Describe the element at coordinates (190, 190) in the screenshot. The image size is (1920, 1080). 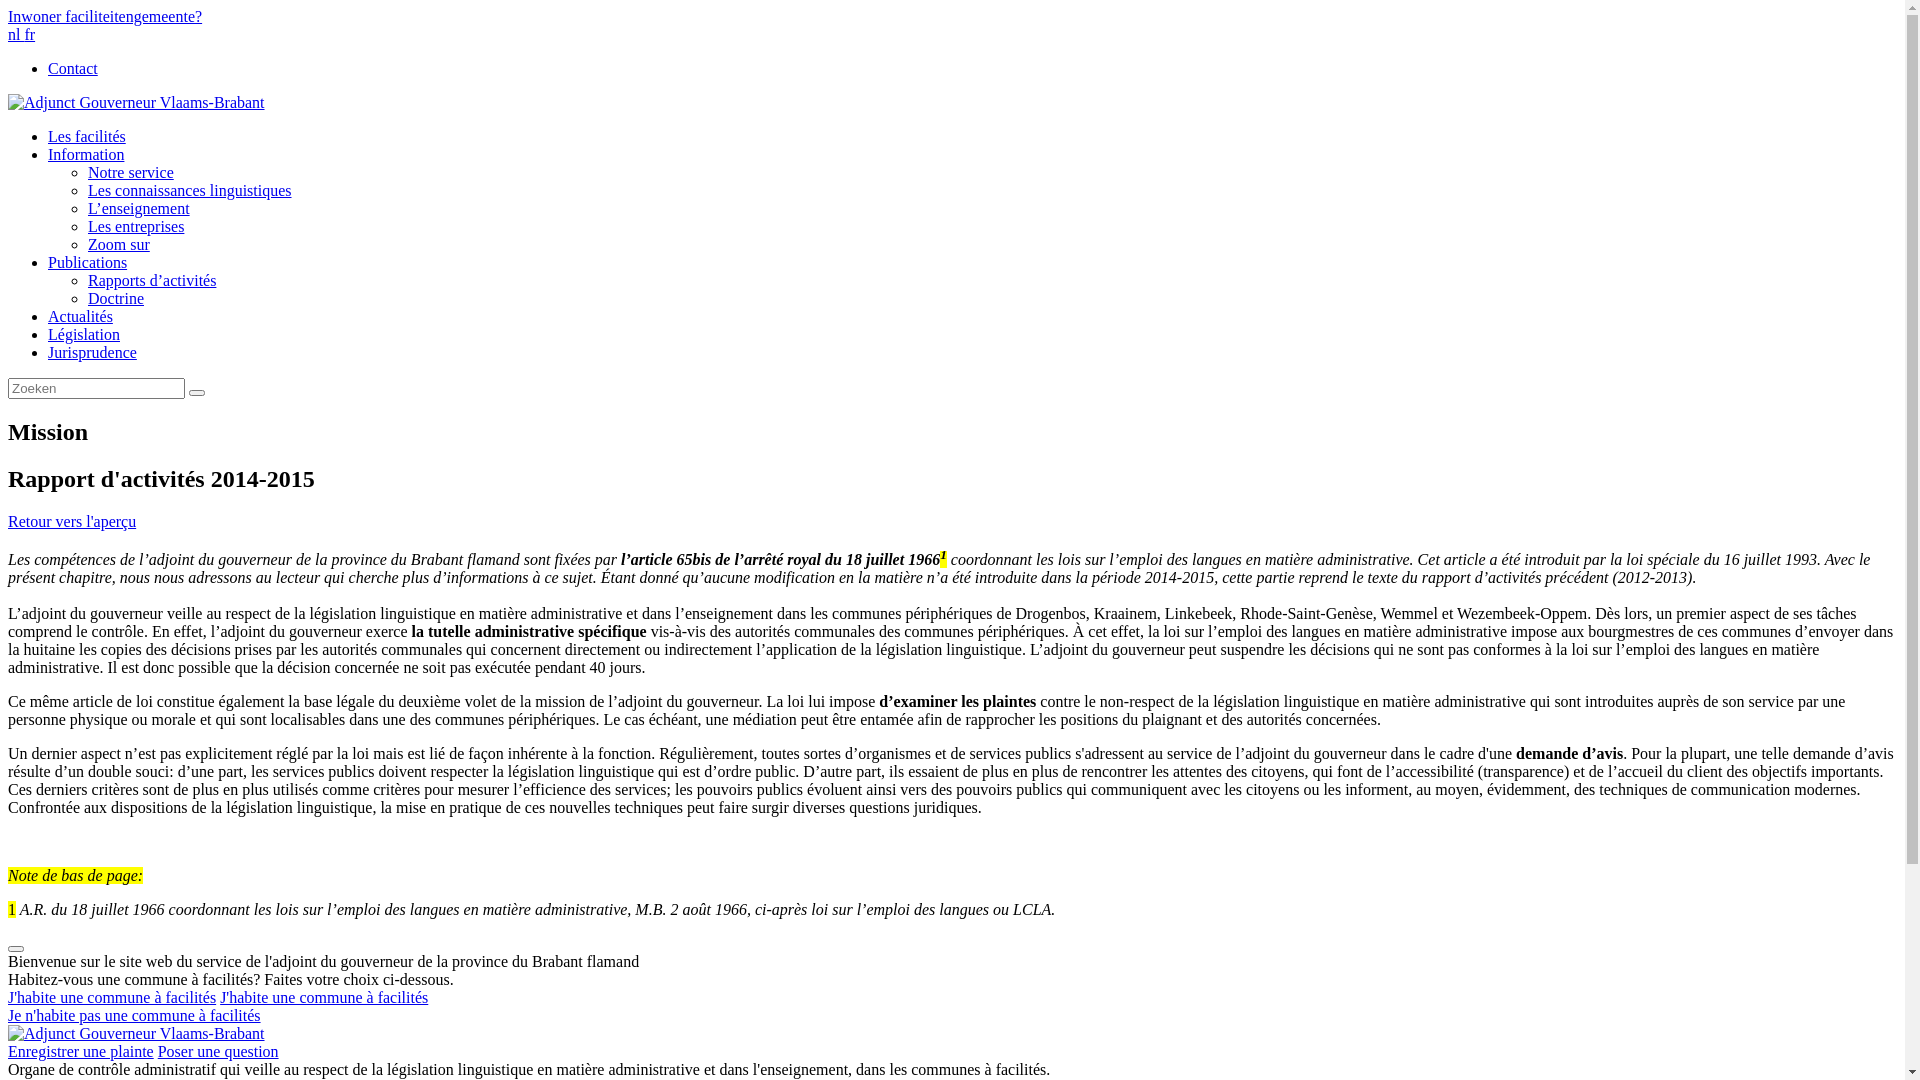
I see `'Les connaissances linguistiques'` at that location.